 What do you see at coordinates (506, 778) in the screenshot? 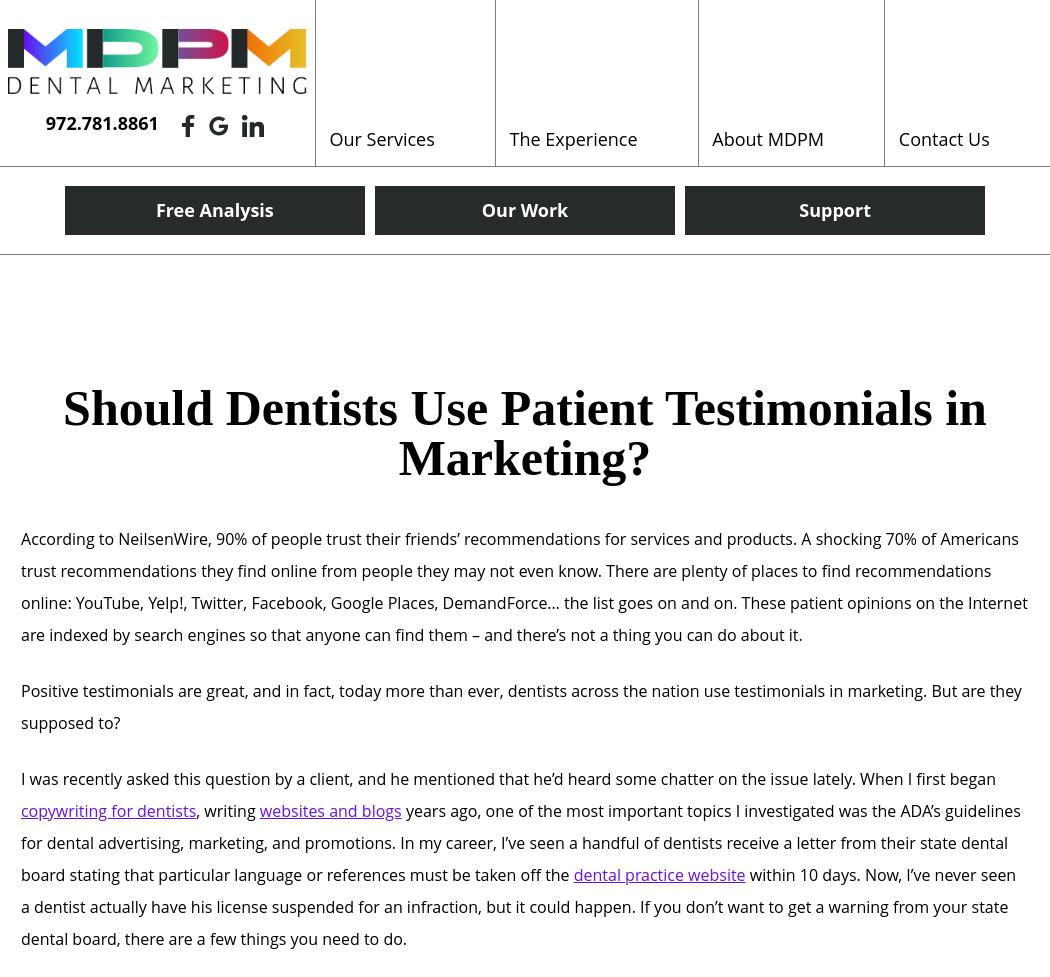
I see `'I was recently asked this question by a client, and he mentioned that he’d heard some chatter on the issue lately. When I first began'` at bounding box center [506, 778].